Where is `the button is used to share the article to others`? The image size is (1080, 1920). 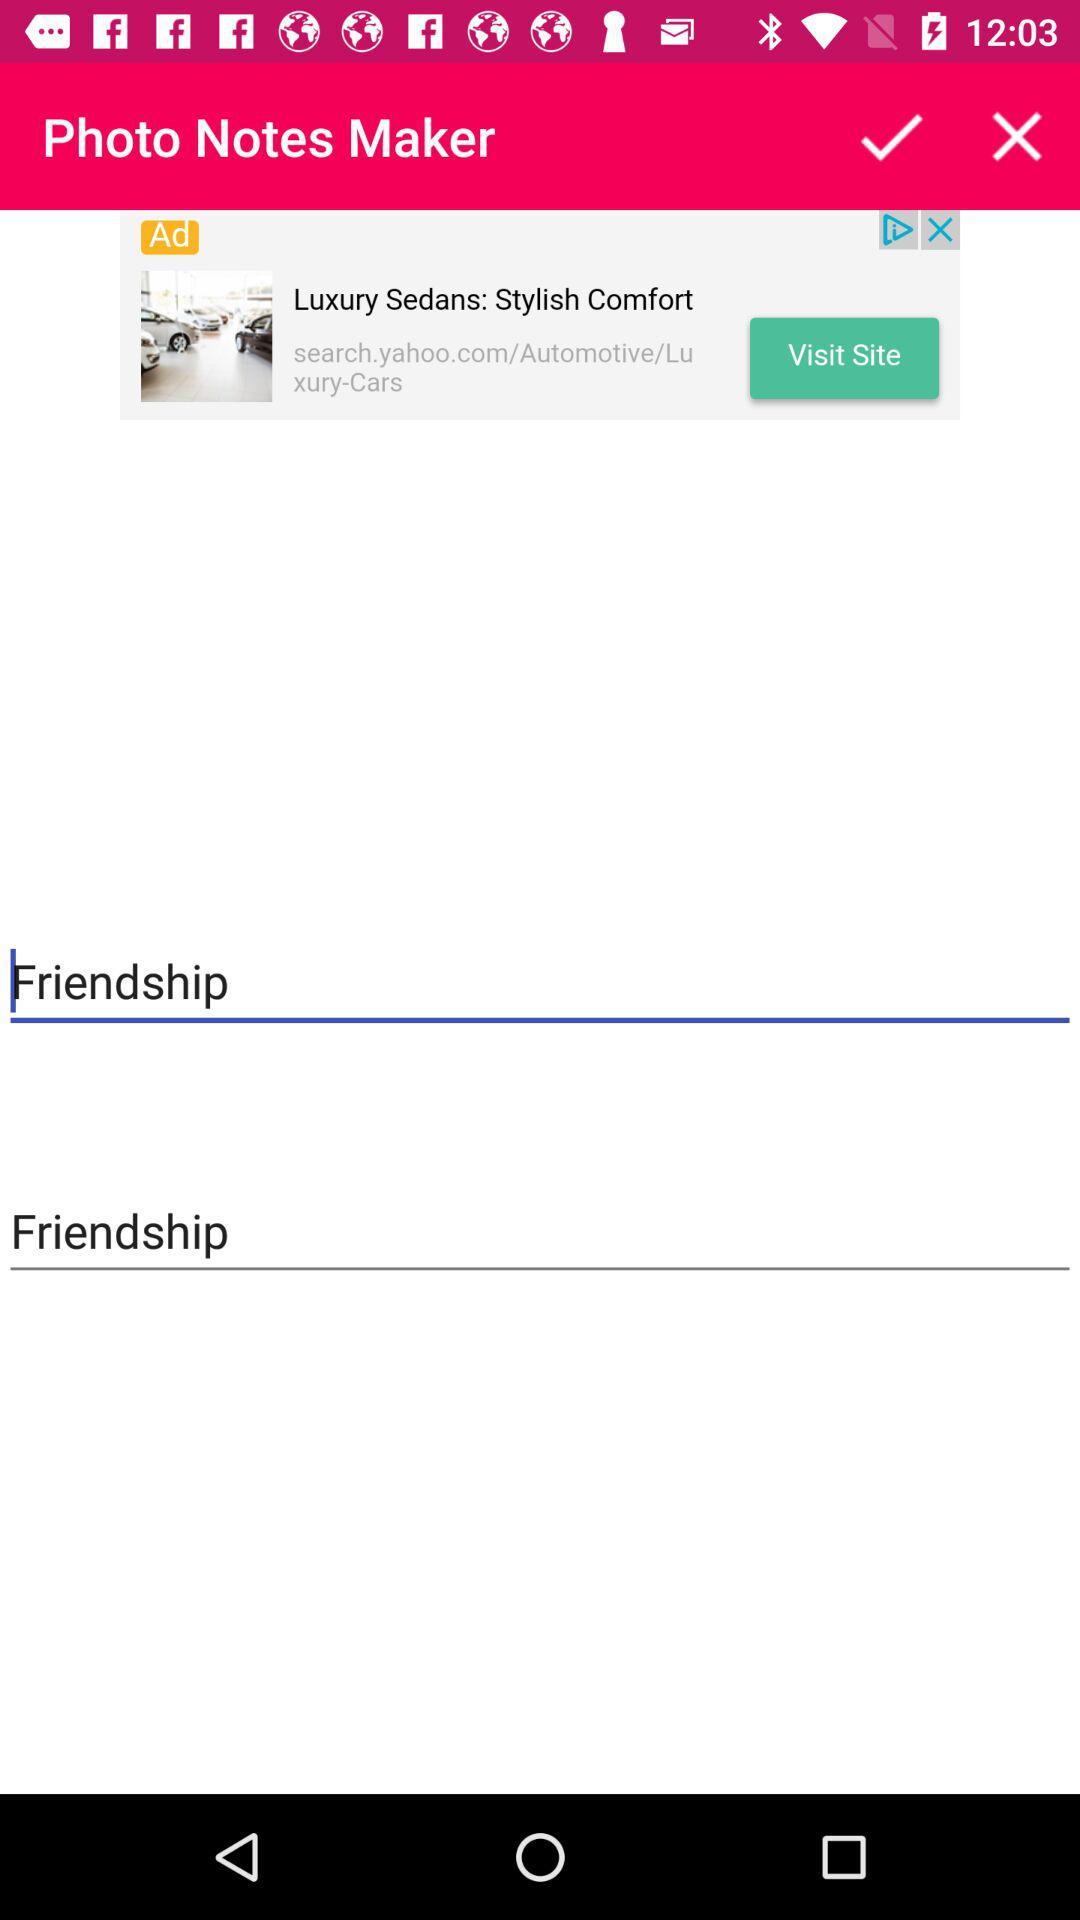
the button is used to share the article to others is located at coordinates (890, 135).